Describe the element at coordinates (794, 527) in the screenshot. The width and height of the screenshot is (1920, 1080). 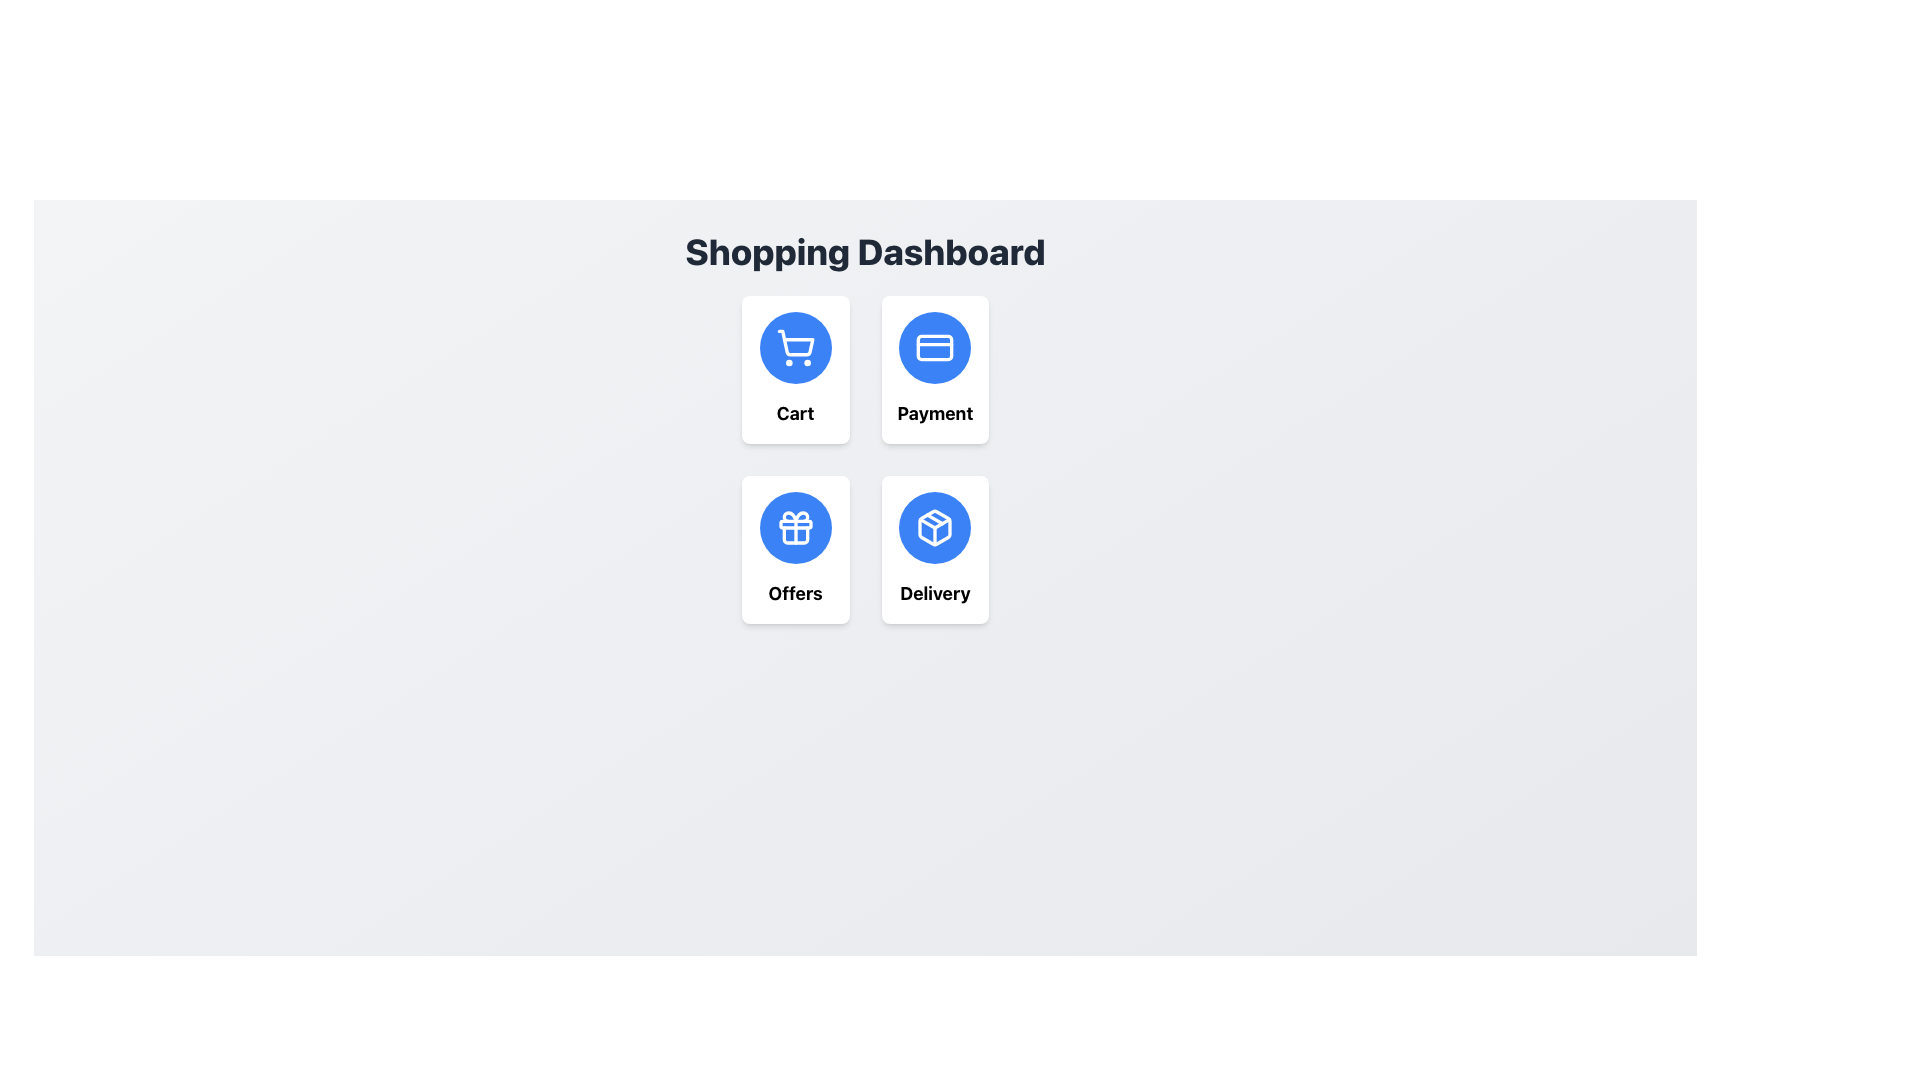
I see `the icon button located in the 'Offers' card at the bottom left of the grid` at that location.